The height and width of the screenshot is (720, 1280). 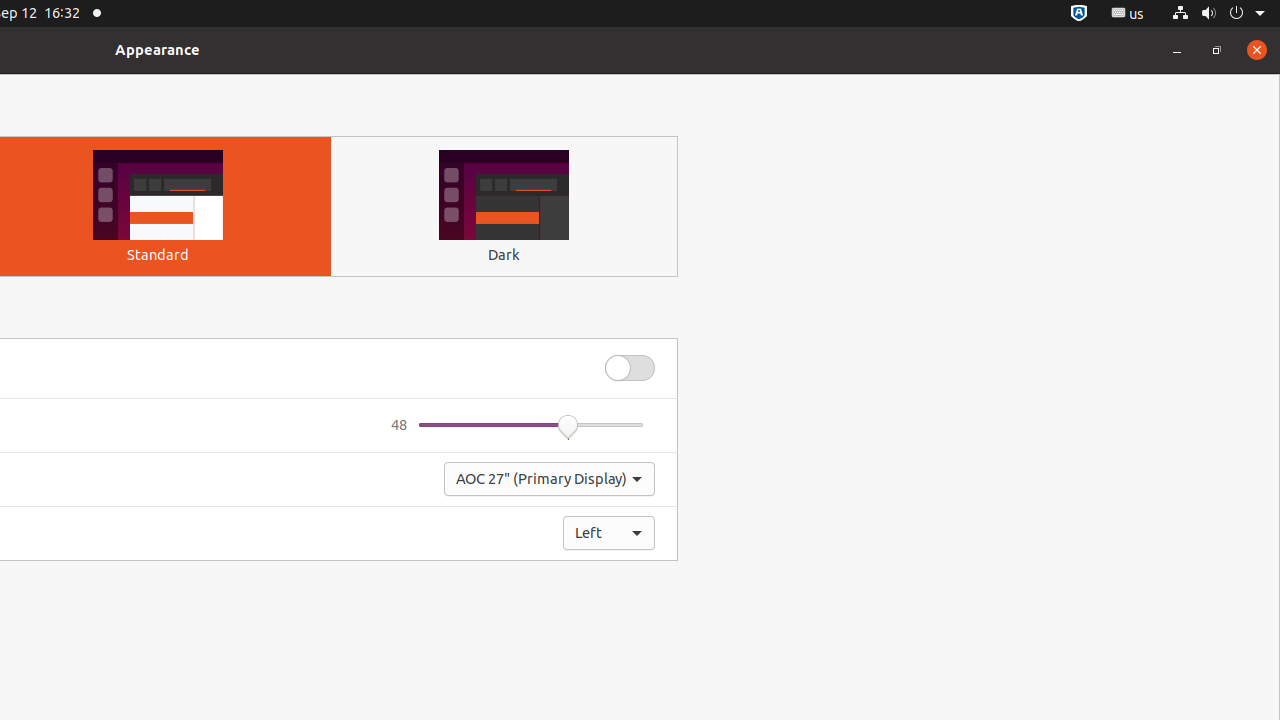 What do you see at coordinates (1216, 48) in the screenshot?
I see `'Restore'` at bounding box center [1216, 48].